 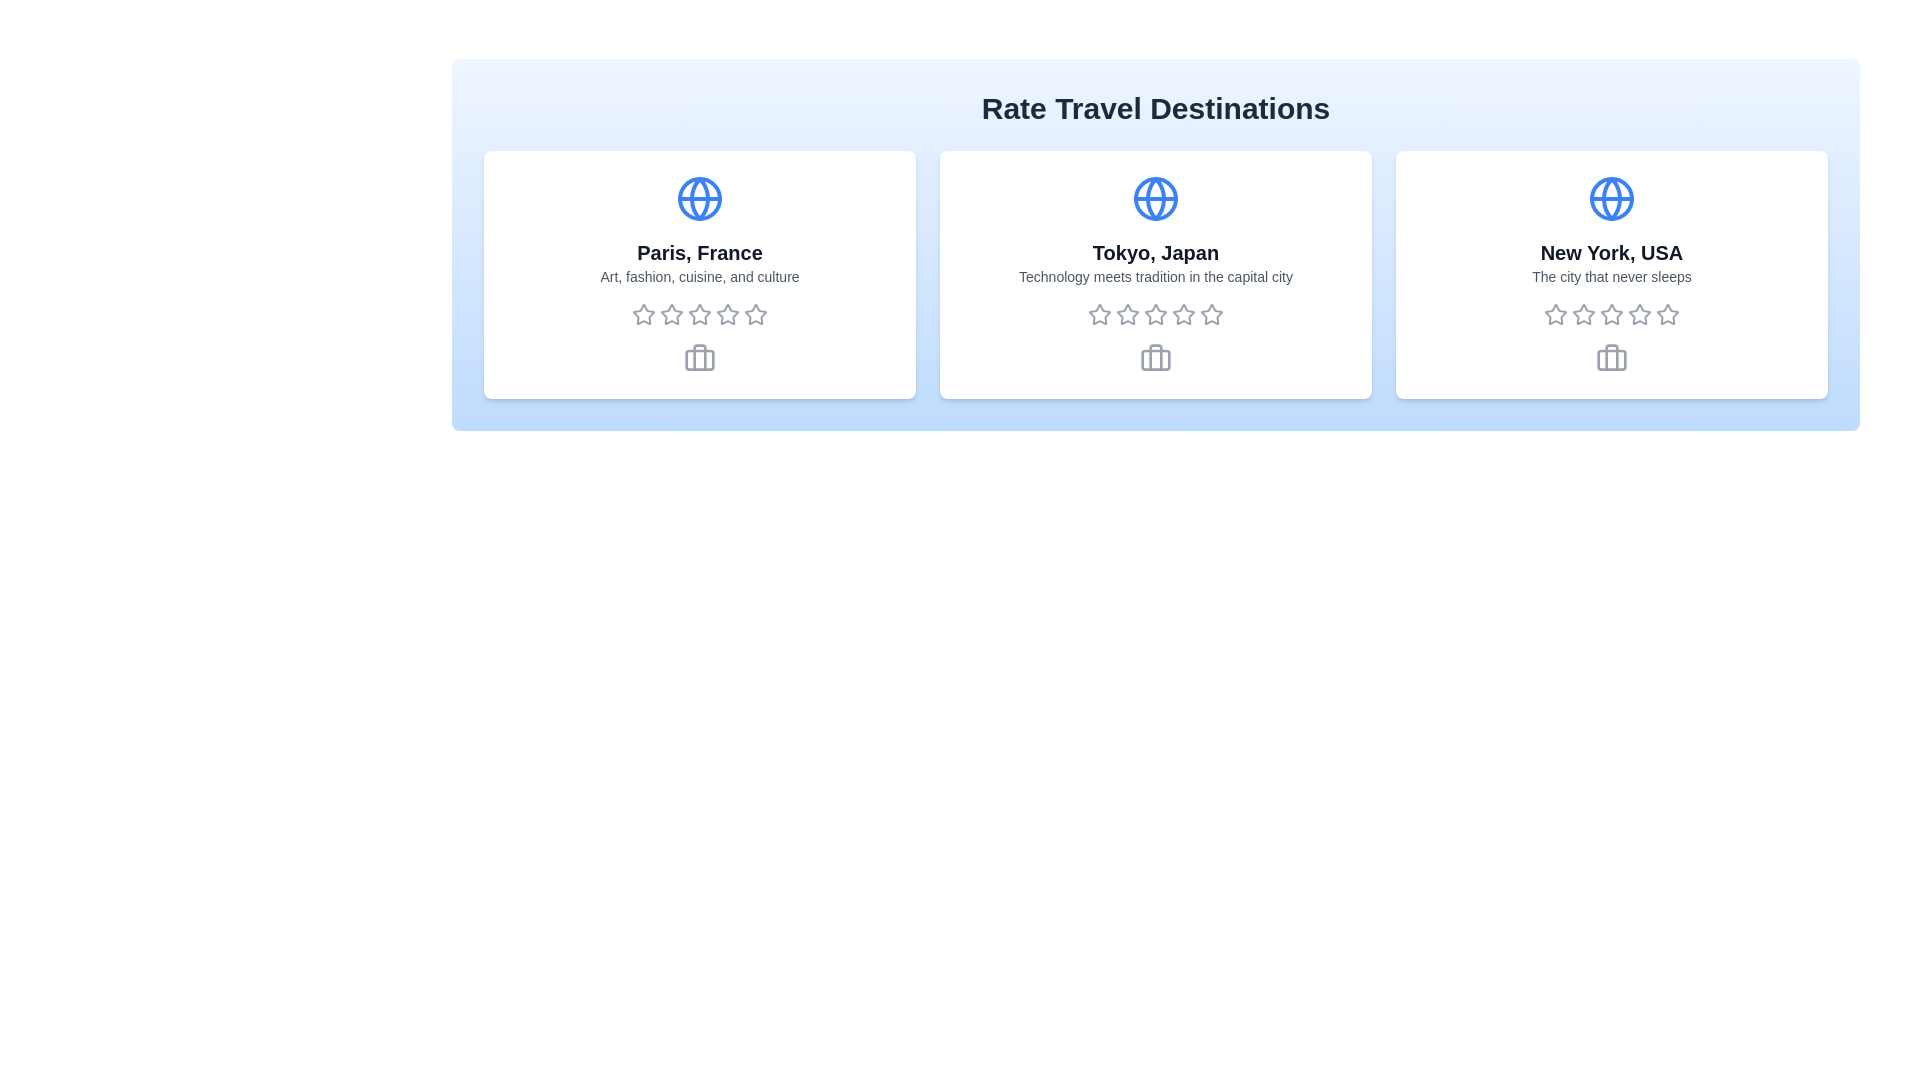 What do you see at coordinates (754, 315) in the screenshot?
I see `the star corresponding to 5 stars to preview the rating` at bounding box center [754, 315].